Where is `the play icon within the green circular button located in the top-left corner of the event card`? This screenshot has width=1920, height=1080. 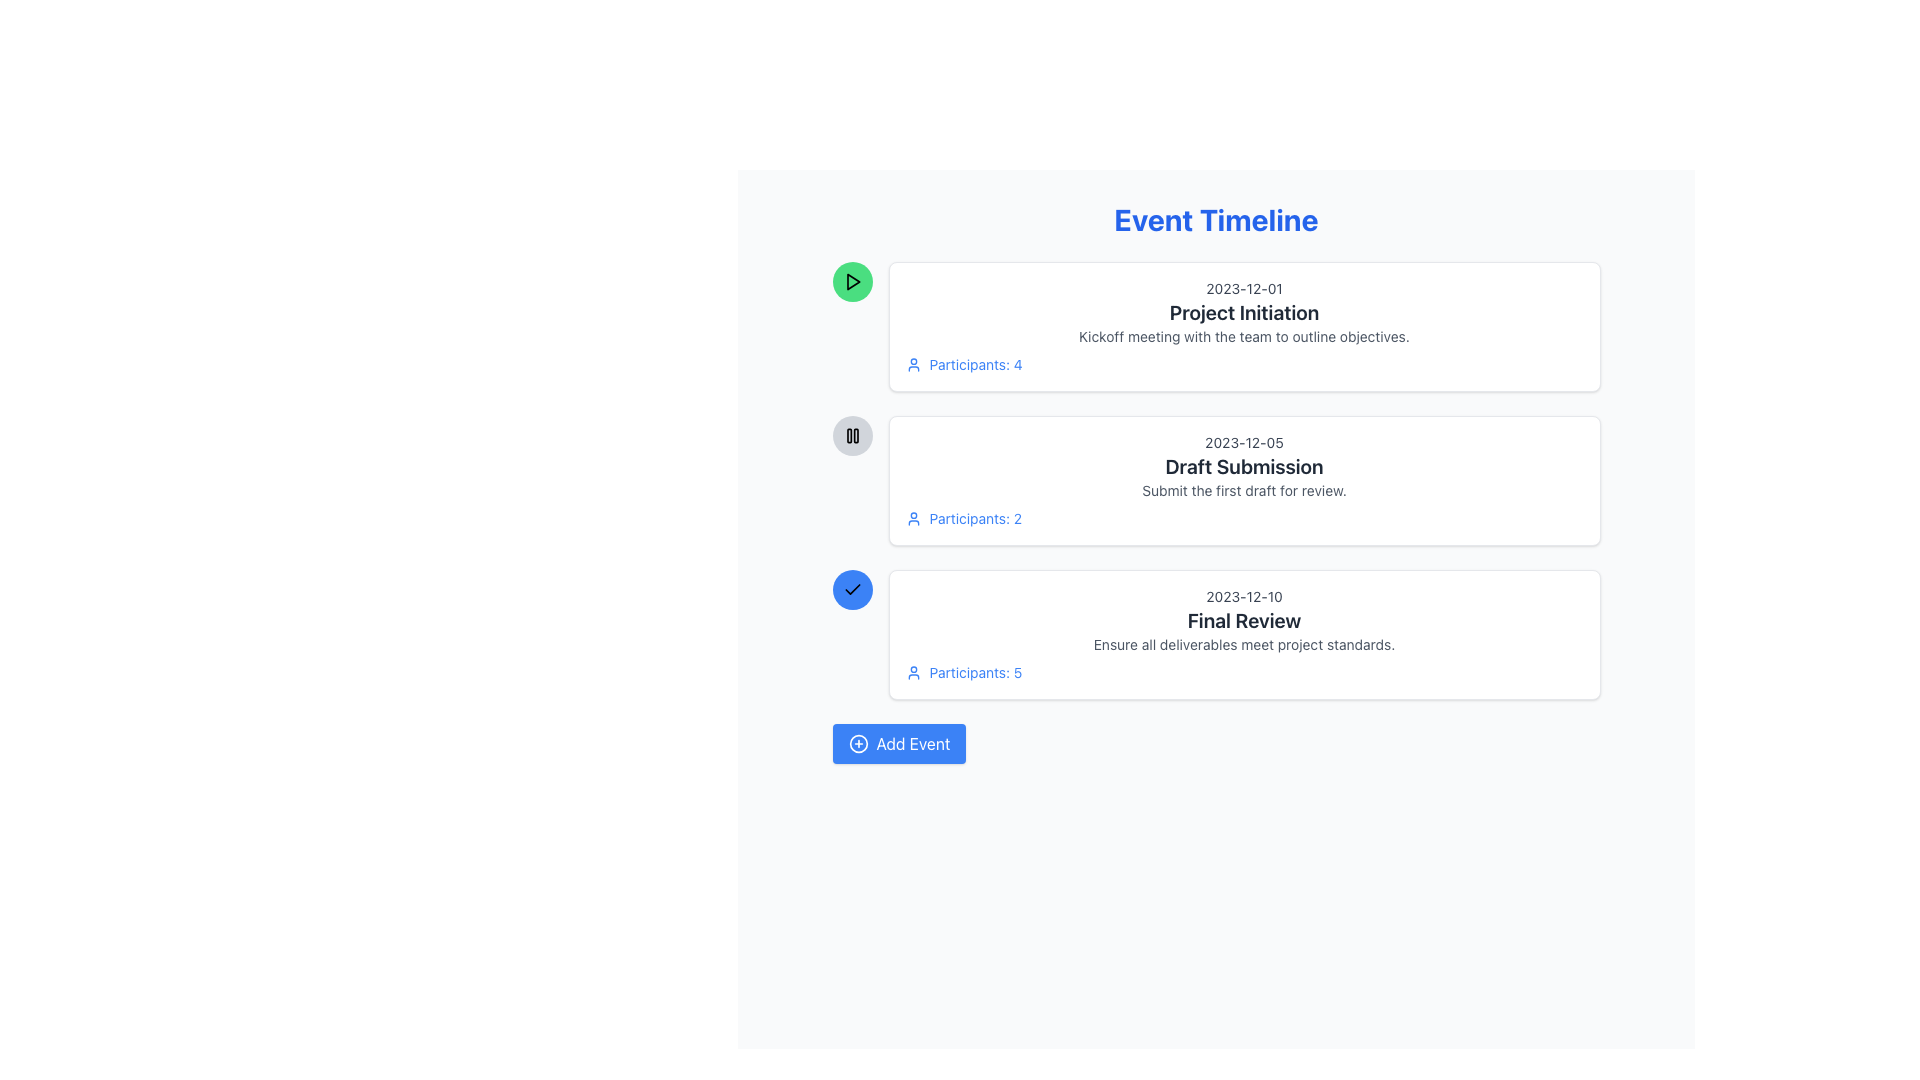 the play icon within the green circular button located in the top-left corner of the event card is located at coordinates (853, 281).